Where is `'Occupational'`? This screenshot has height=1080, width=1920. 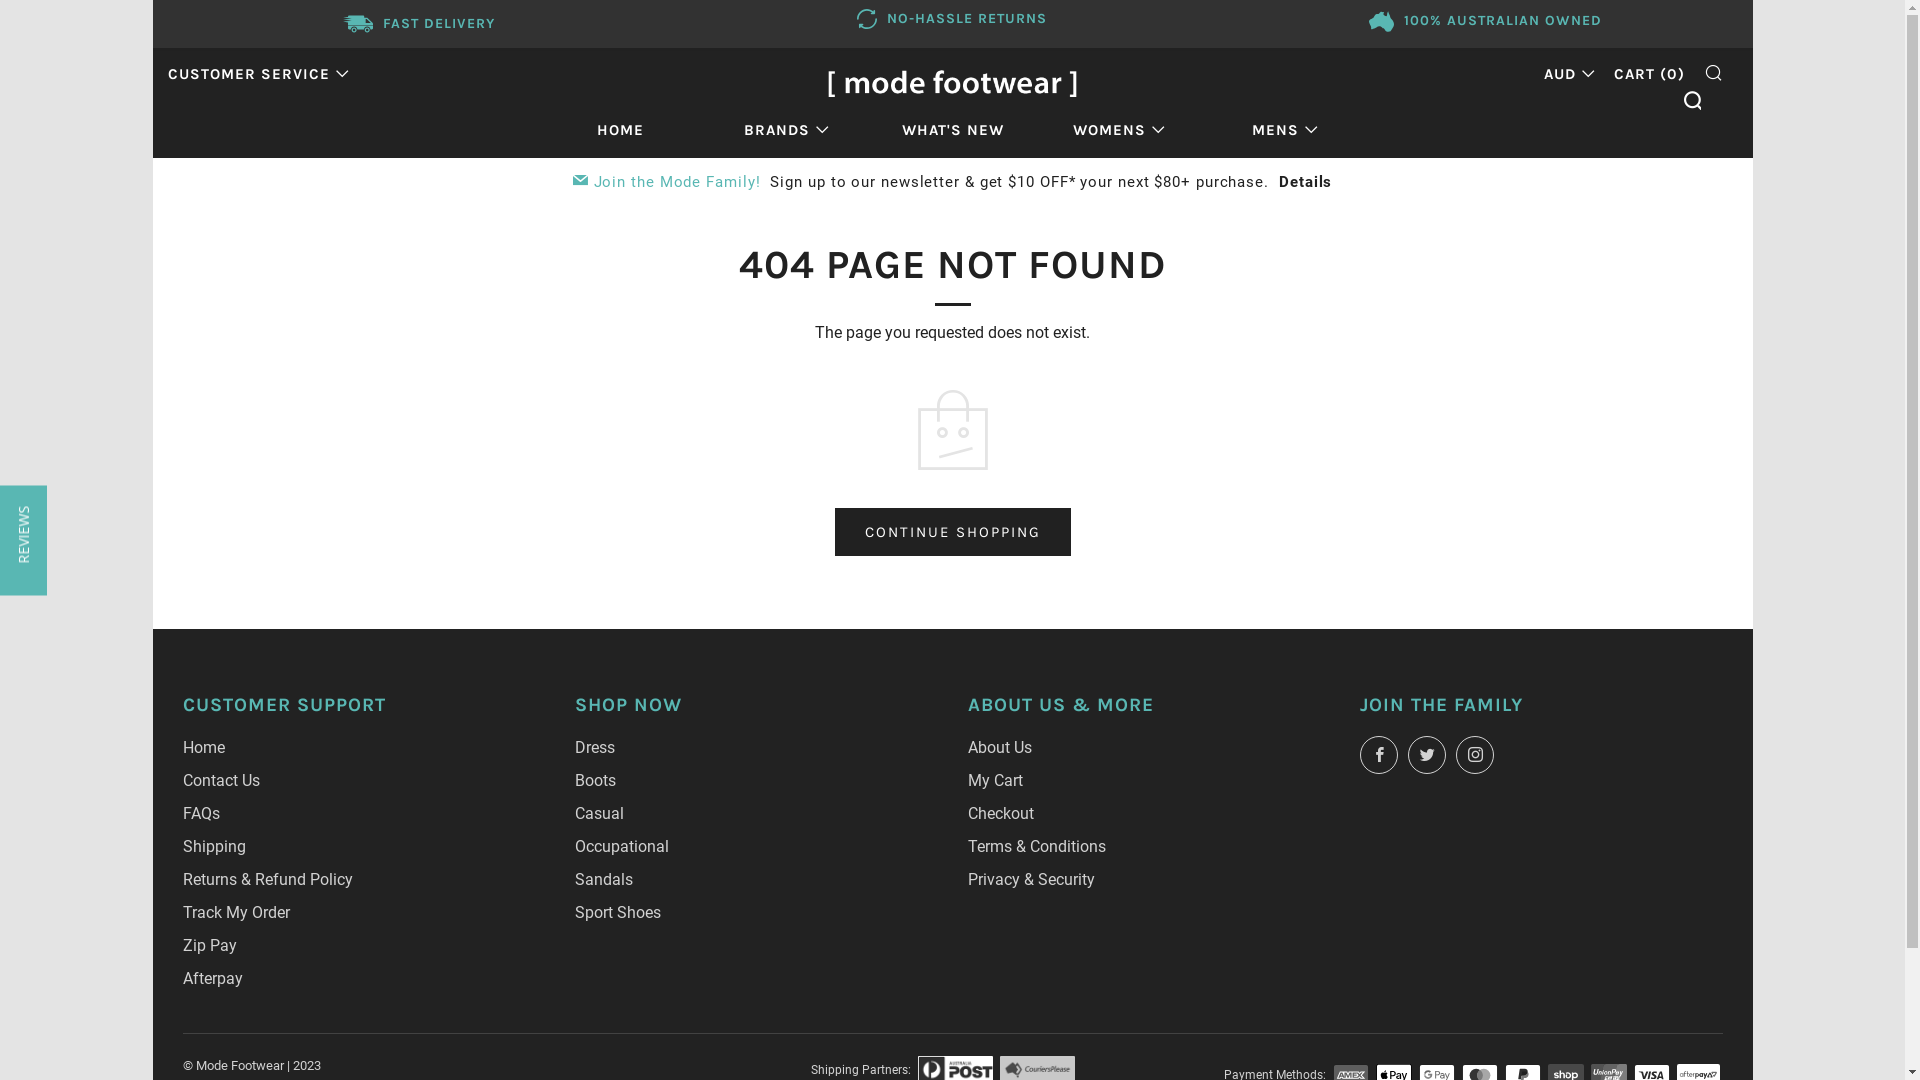 'Occupational' is located at coordinates (621, 846).